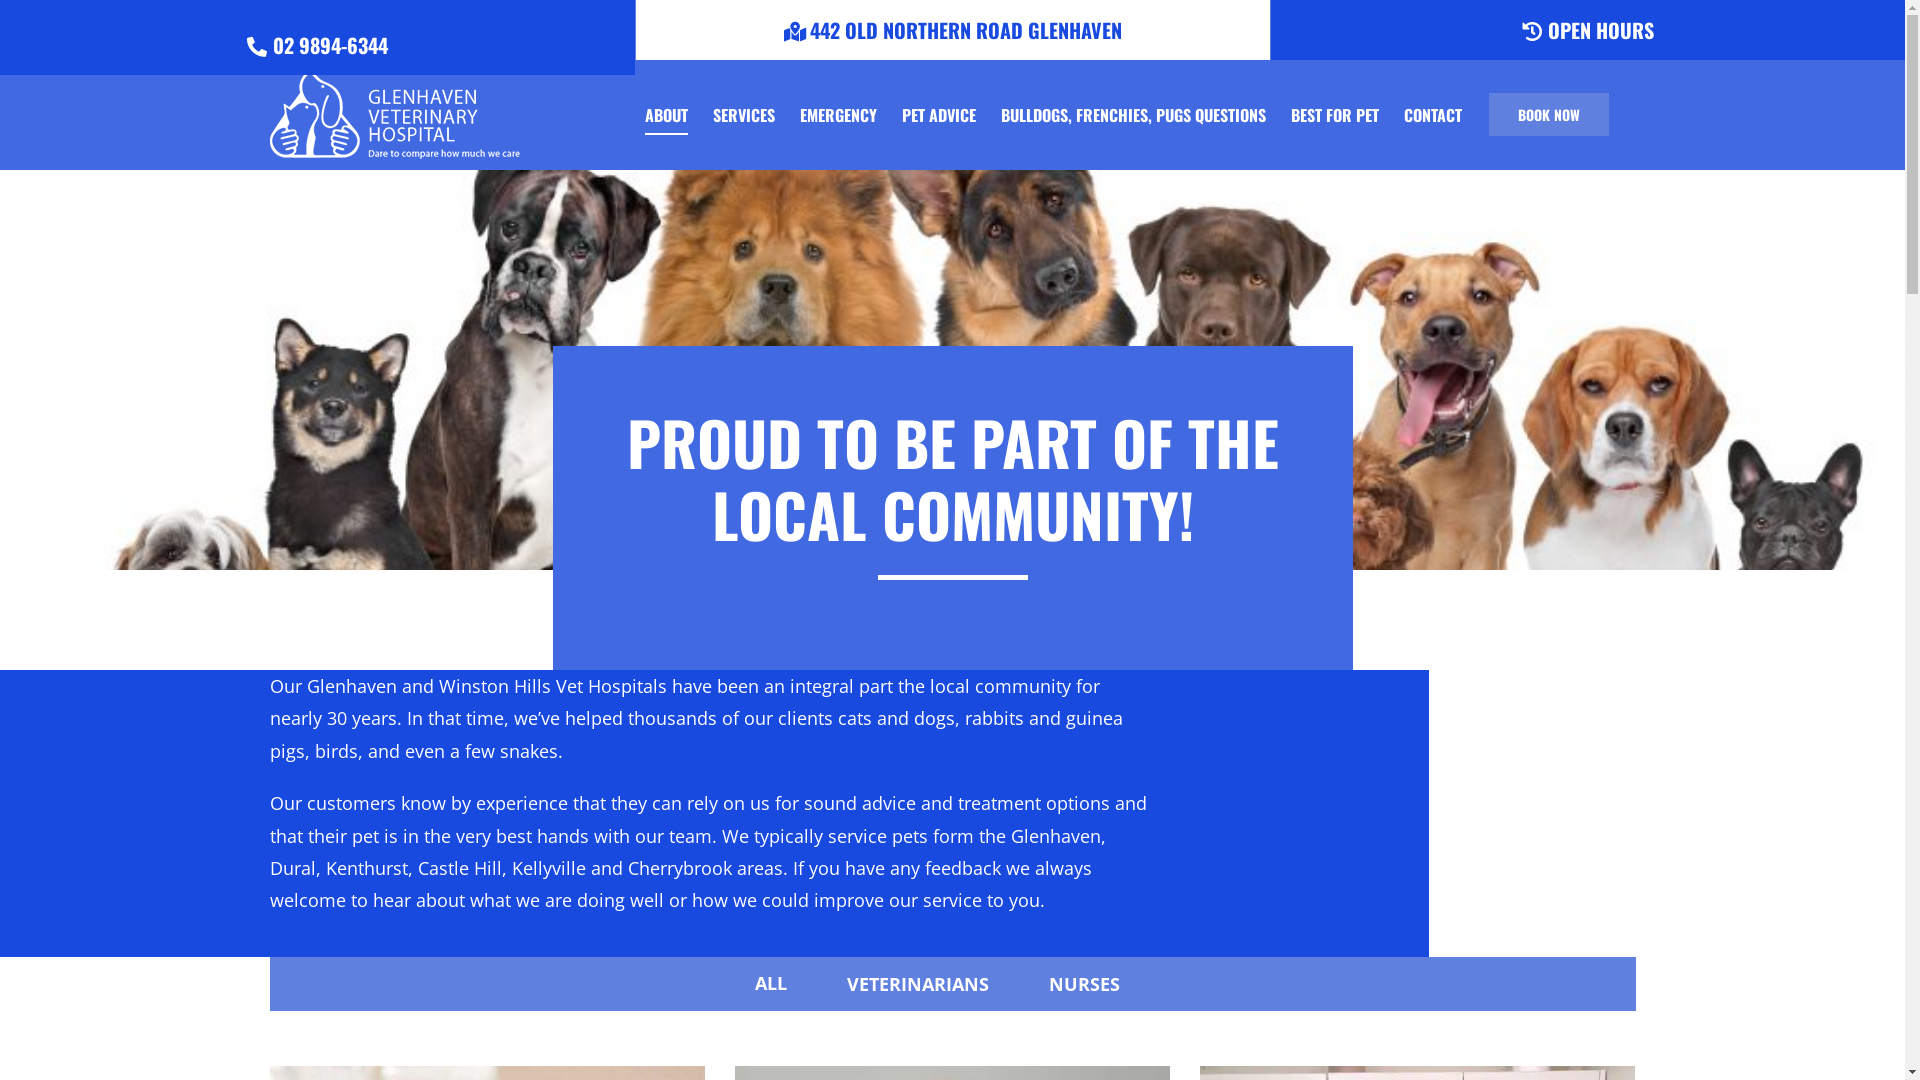 This screenshot has height=1080, width=1920. Describe the element at coordinates (1334, 114) in the screenshot. I see `'BEST FOR PET'` at that location.